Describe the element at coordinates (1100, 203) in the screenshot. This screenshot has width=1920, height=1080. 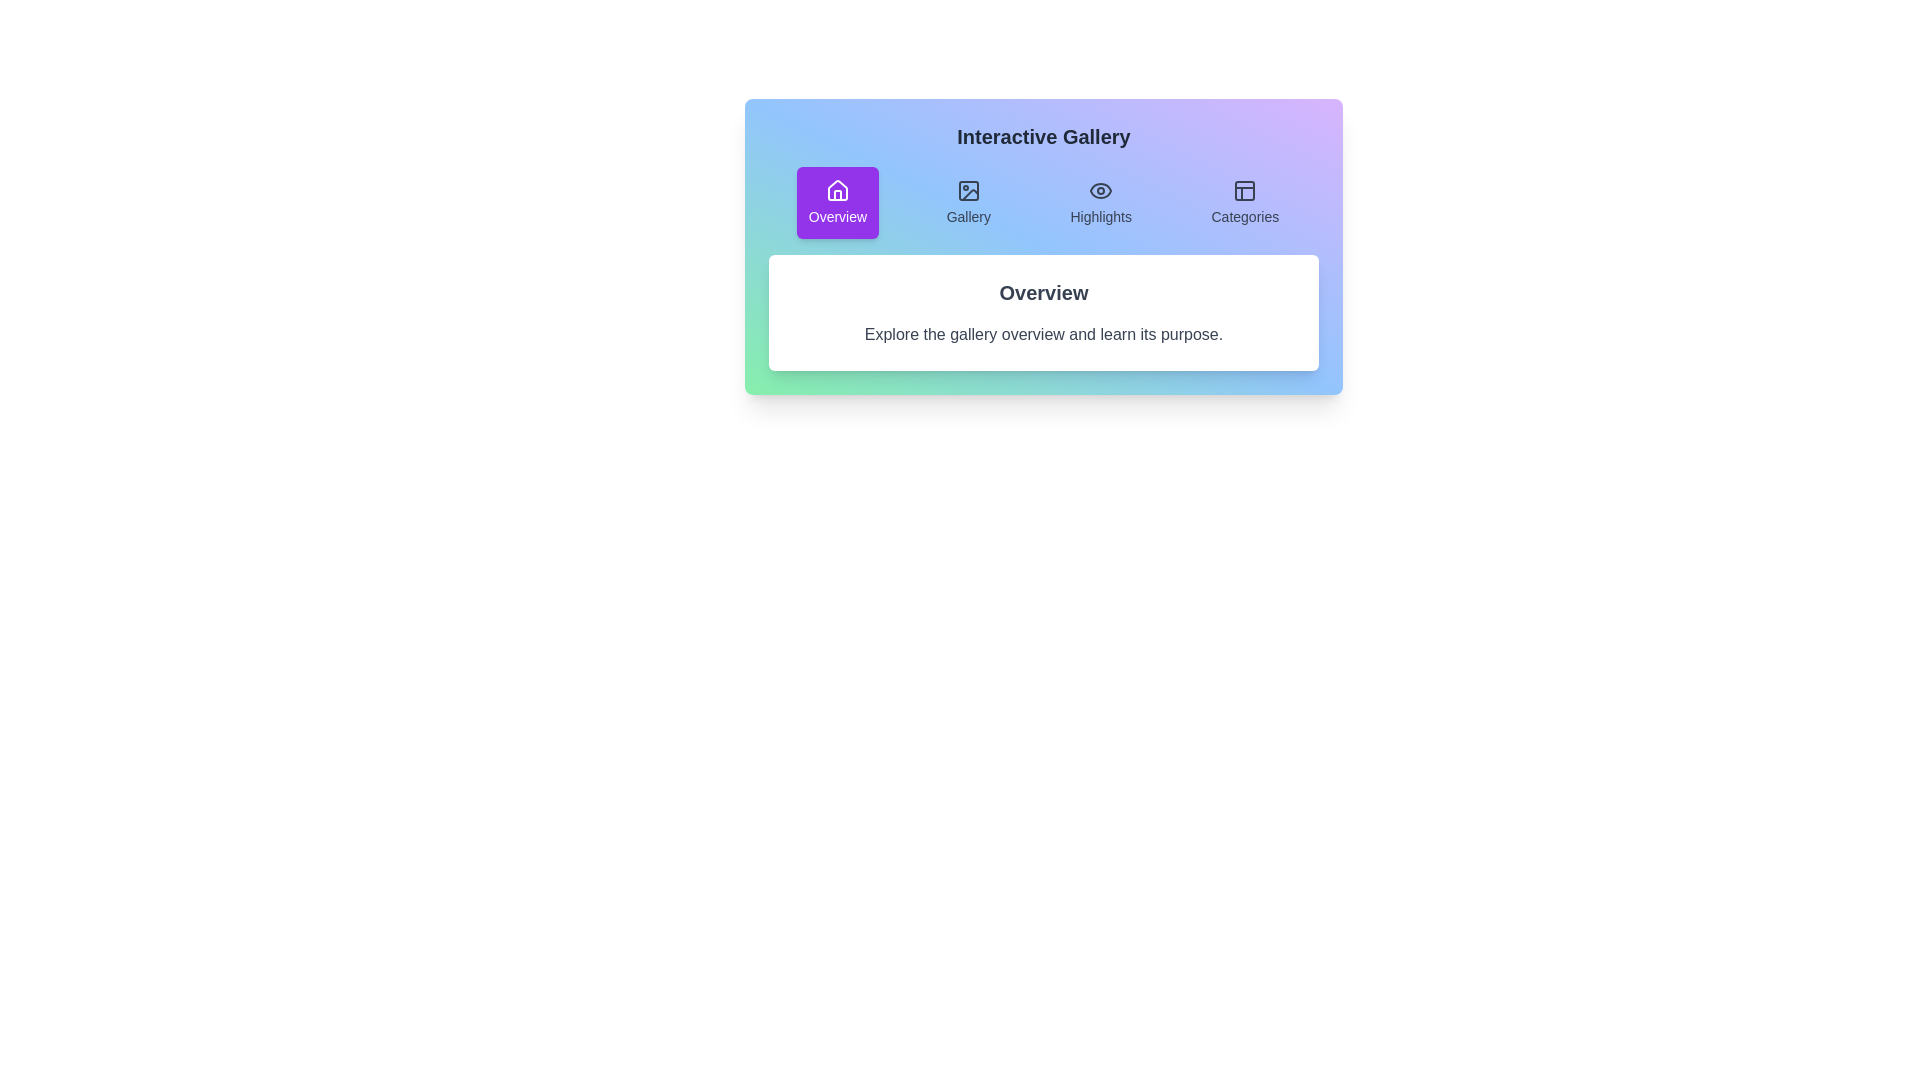
I see `the Highlights tab by clicking on it` at that location.